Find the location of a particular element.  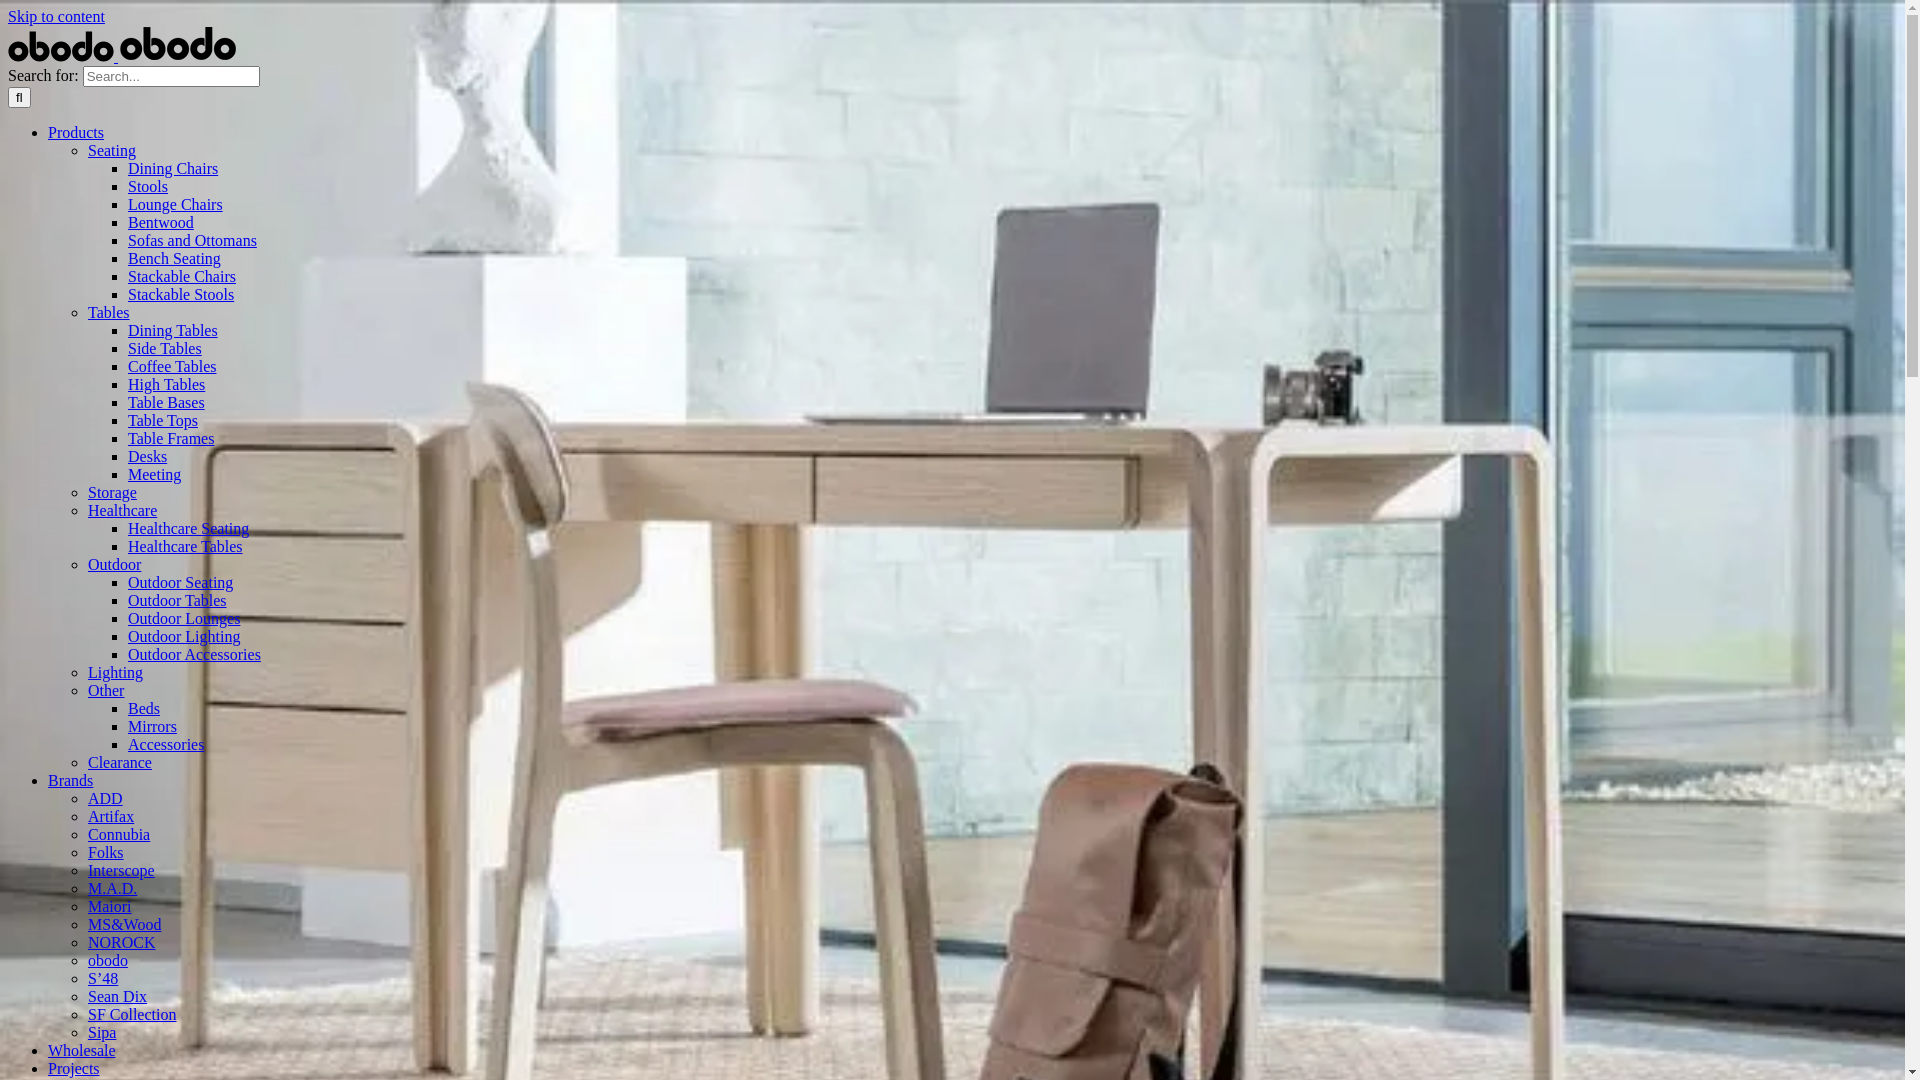

'Sofas and Ottomans' is located at coordinates (192, 239).